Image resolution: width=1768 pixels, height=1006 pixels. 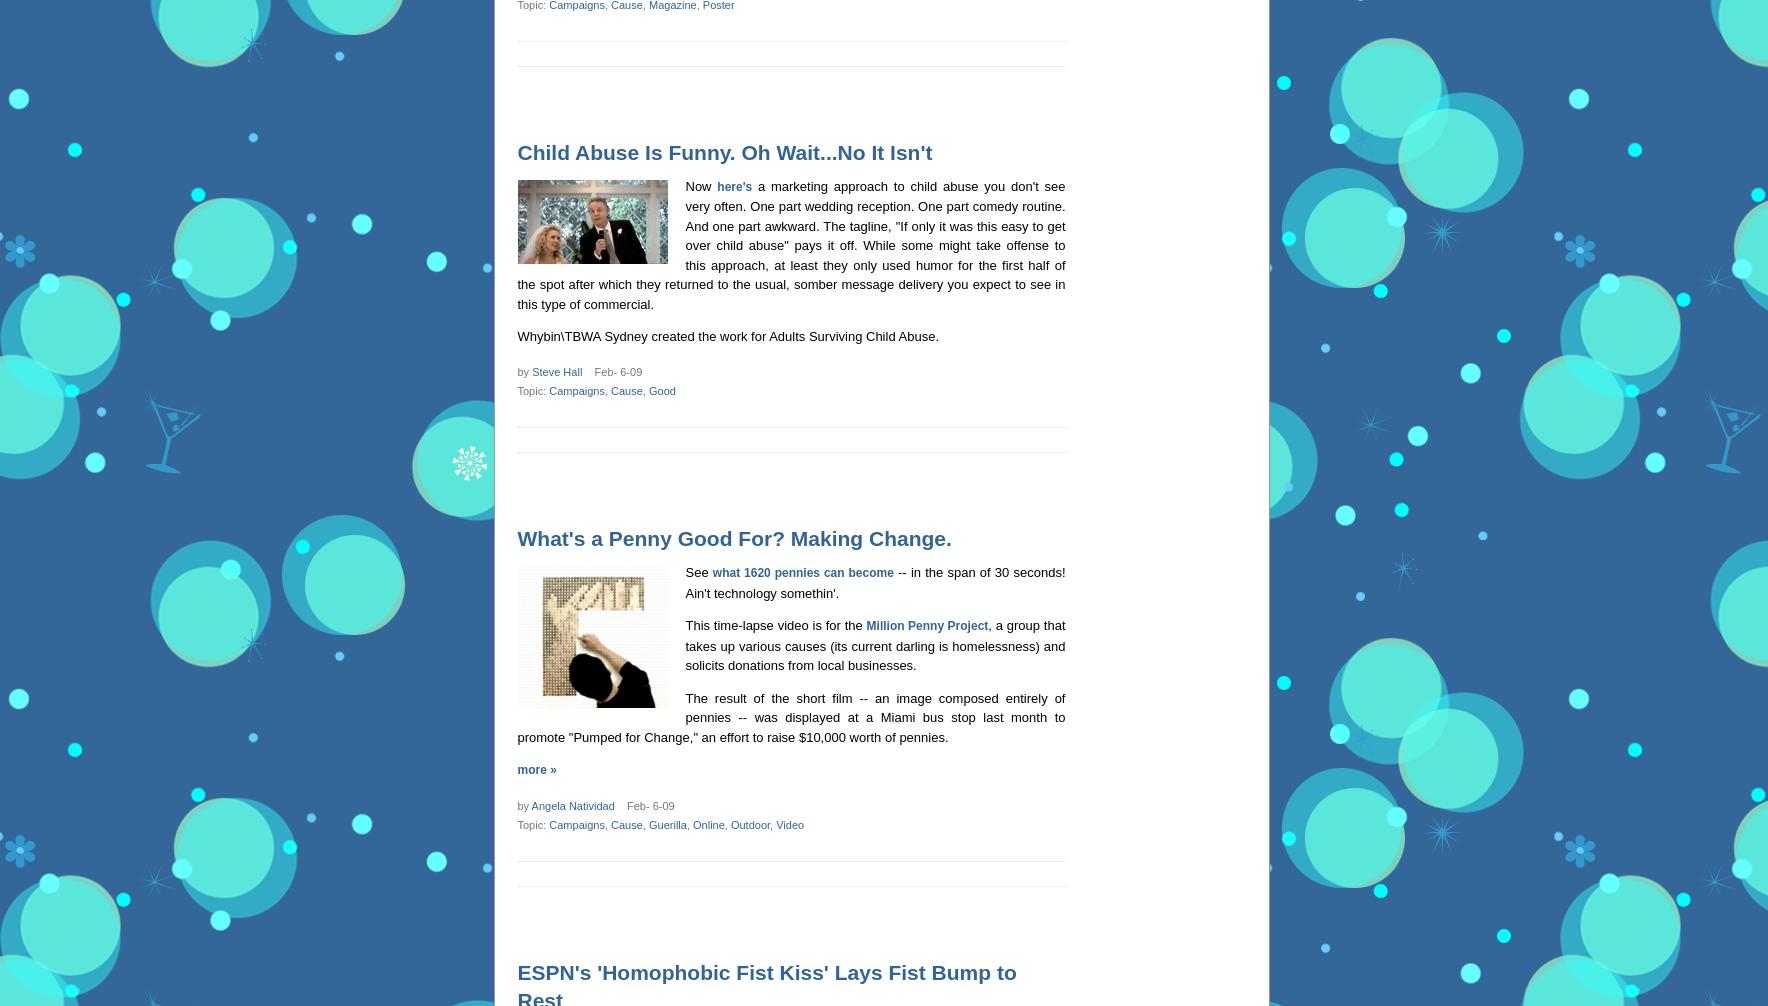 What do you see at coordinates (791, 244) in the screenshot?
I see `'a marketing approach to child abuse you don't see very often. One part wedding reception. One part comedy routine. And one part awkward. The tagline, "If only it was this easy to get over child abuse" pays it off. While some might take offense to this approach, at least they only used humor for the first half of the spot after which they returned to the usual, somber message delivery you expect to see in this type of commercial.'` at bounding box center [791, 244].